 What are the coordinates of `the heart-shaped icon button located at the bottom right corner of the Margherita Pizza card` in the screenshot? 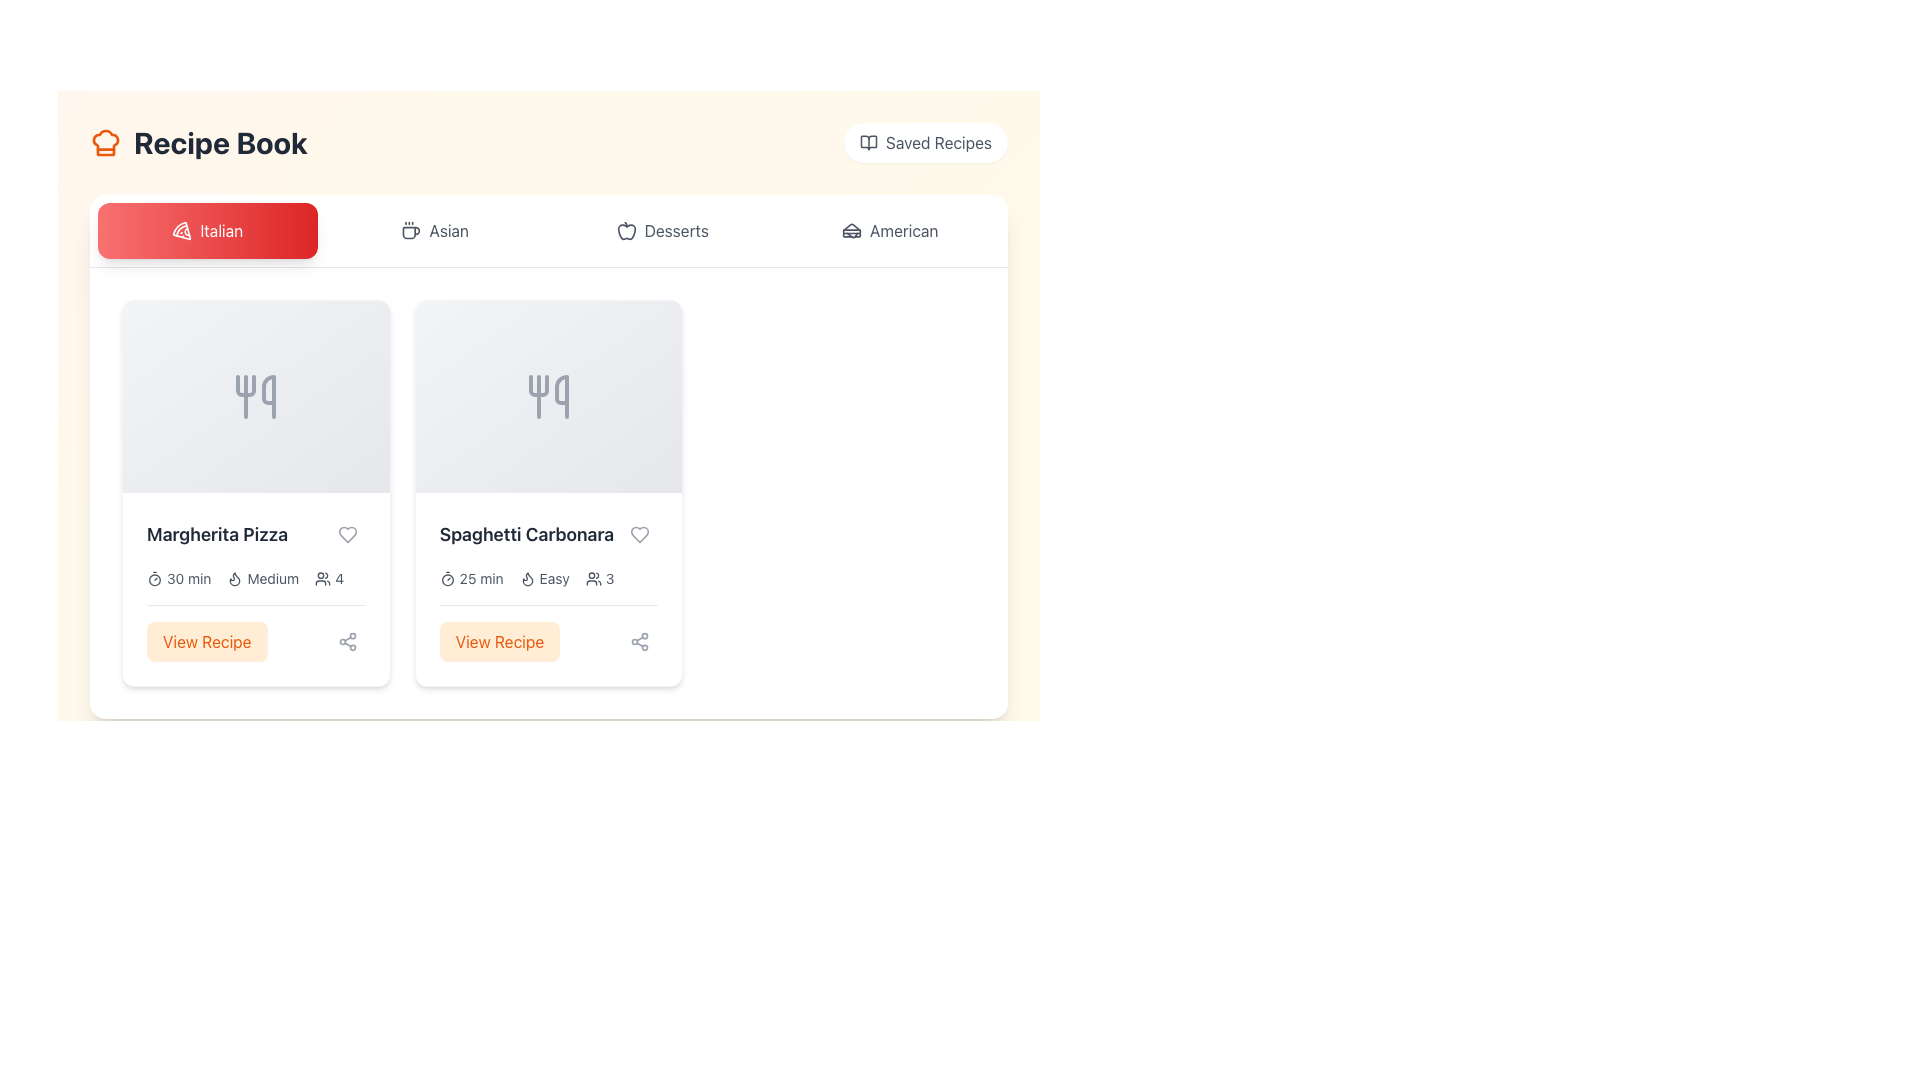 It's located at (347, 534).